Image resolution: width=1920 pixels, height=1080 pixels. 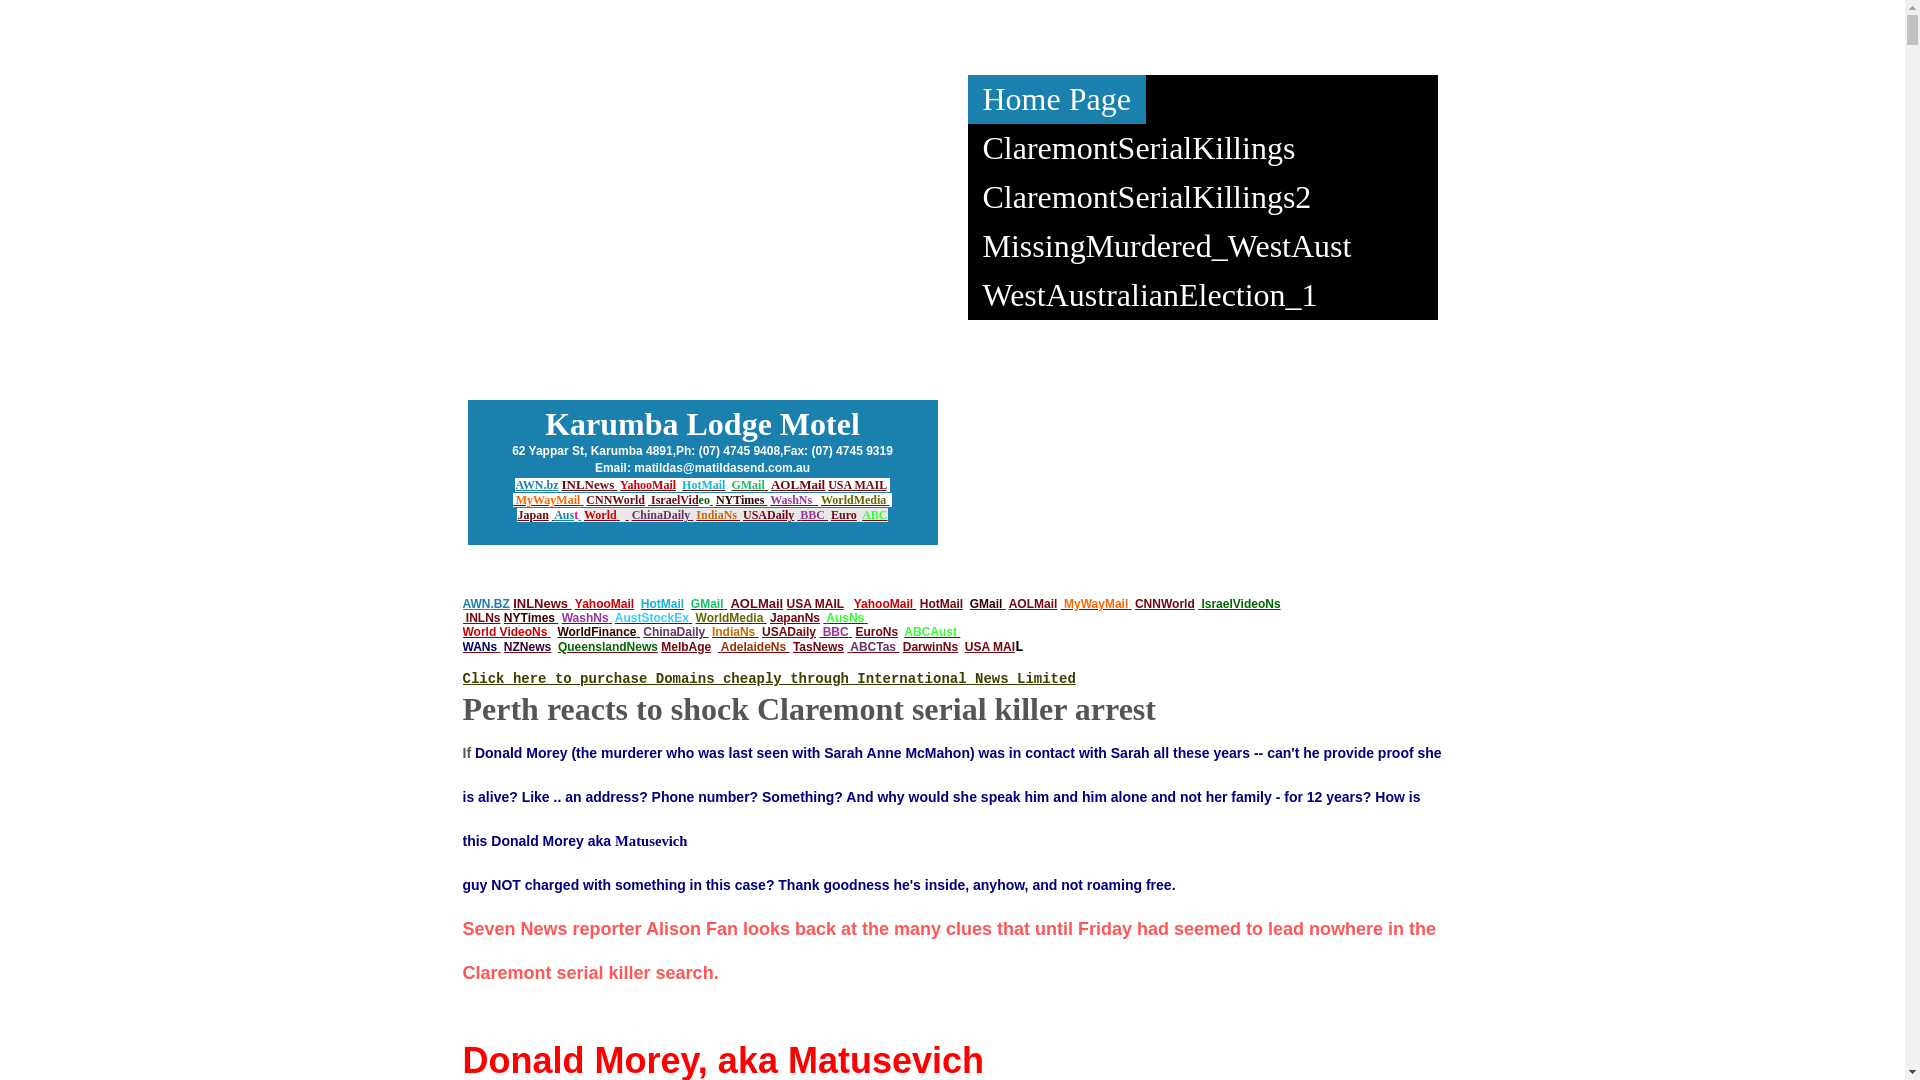 What do you see at coordinates (562, 514) in the screenshot?
I see `'Aus'` at bounding box center [562, 514].